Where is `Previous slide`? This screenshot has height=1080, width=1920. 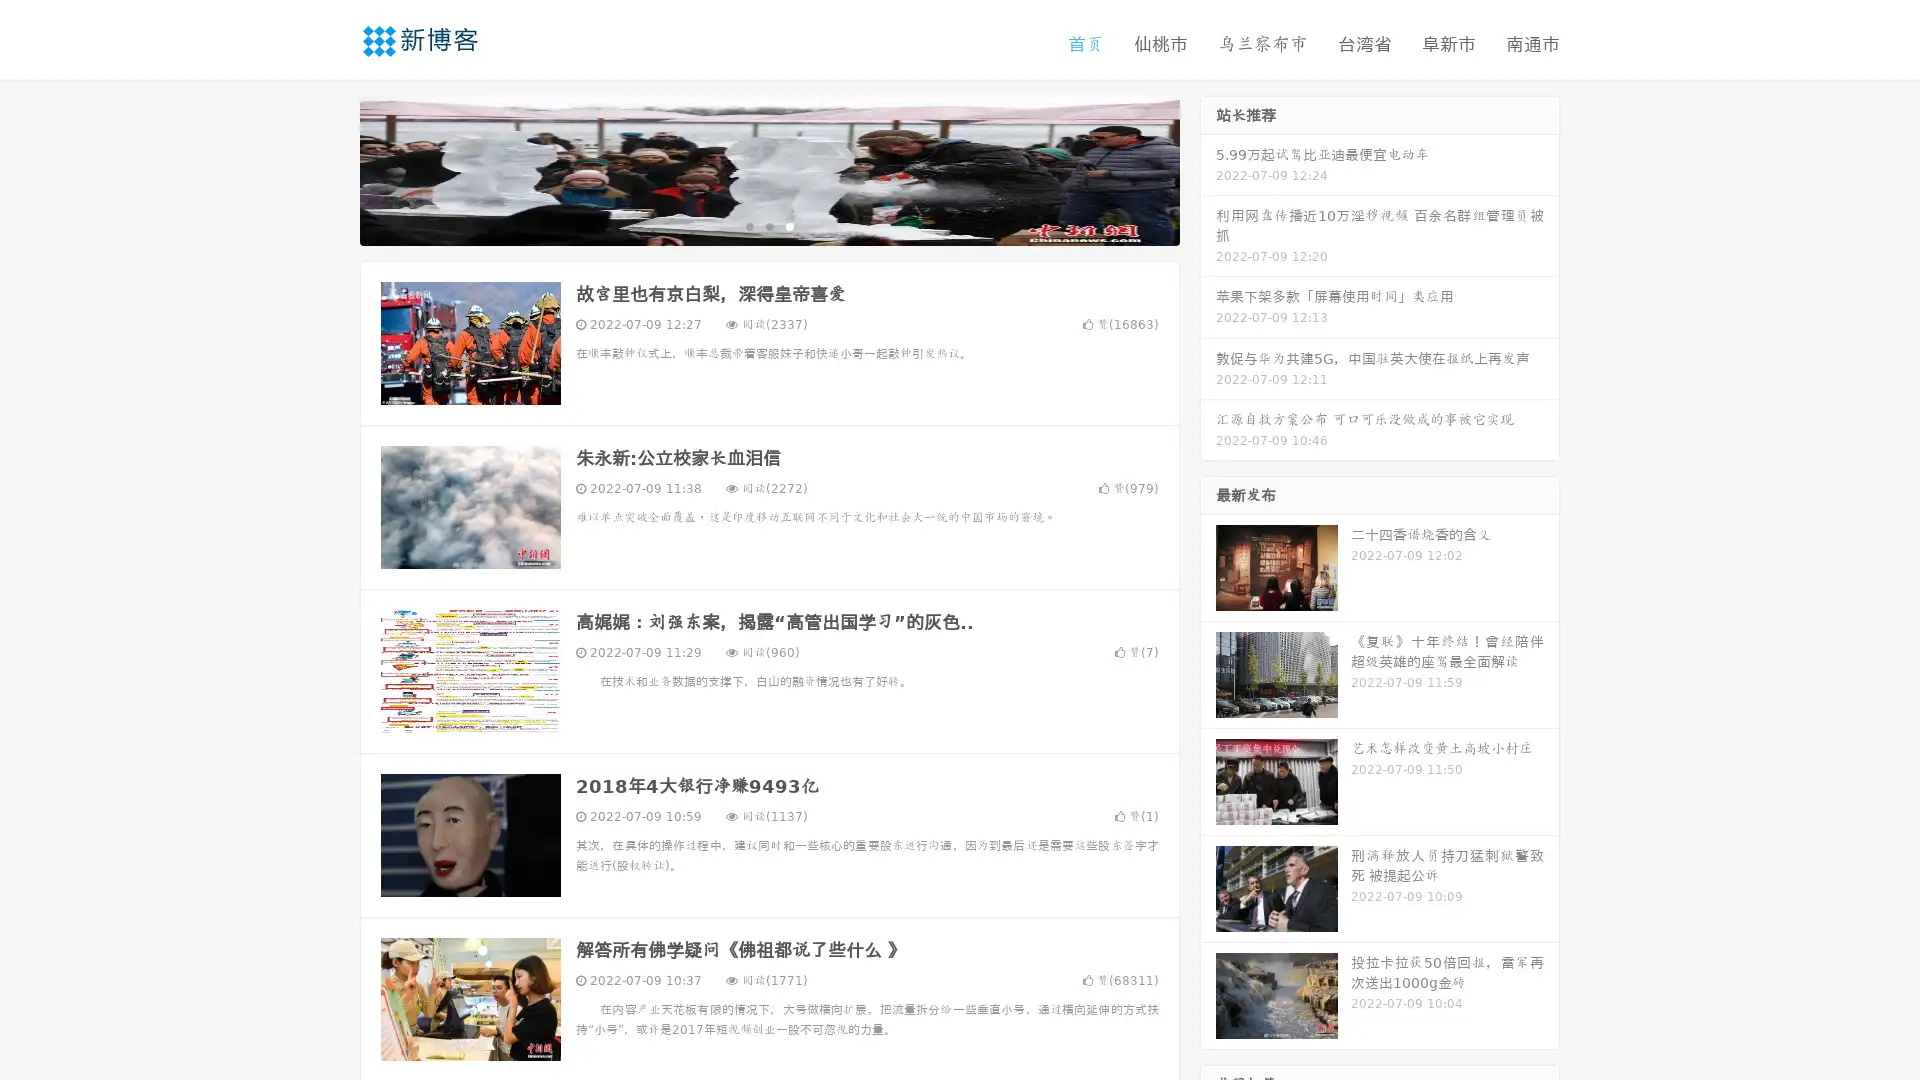 Previous slide is located at coordinates (330, 168).